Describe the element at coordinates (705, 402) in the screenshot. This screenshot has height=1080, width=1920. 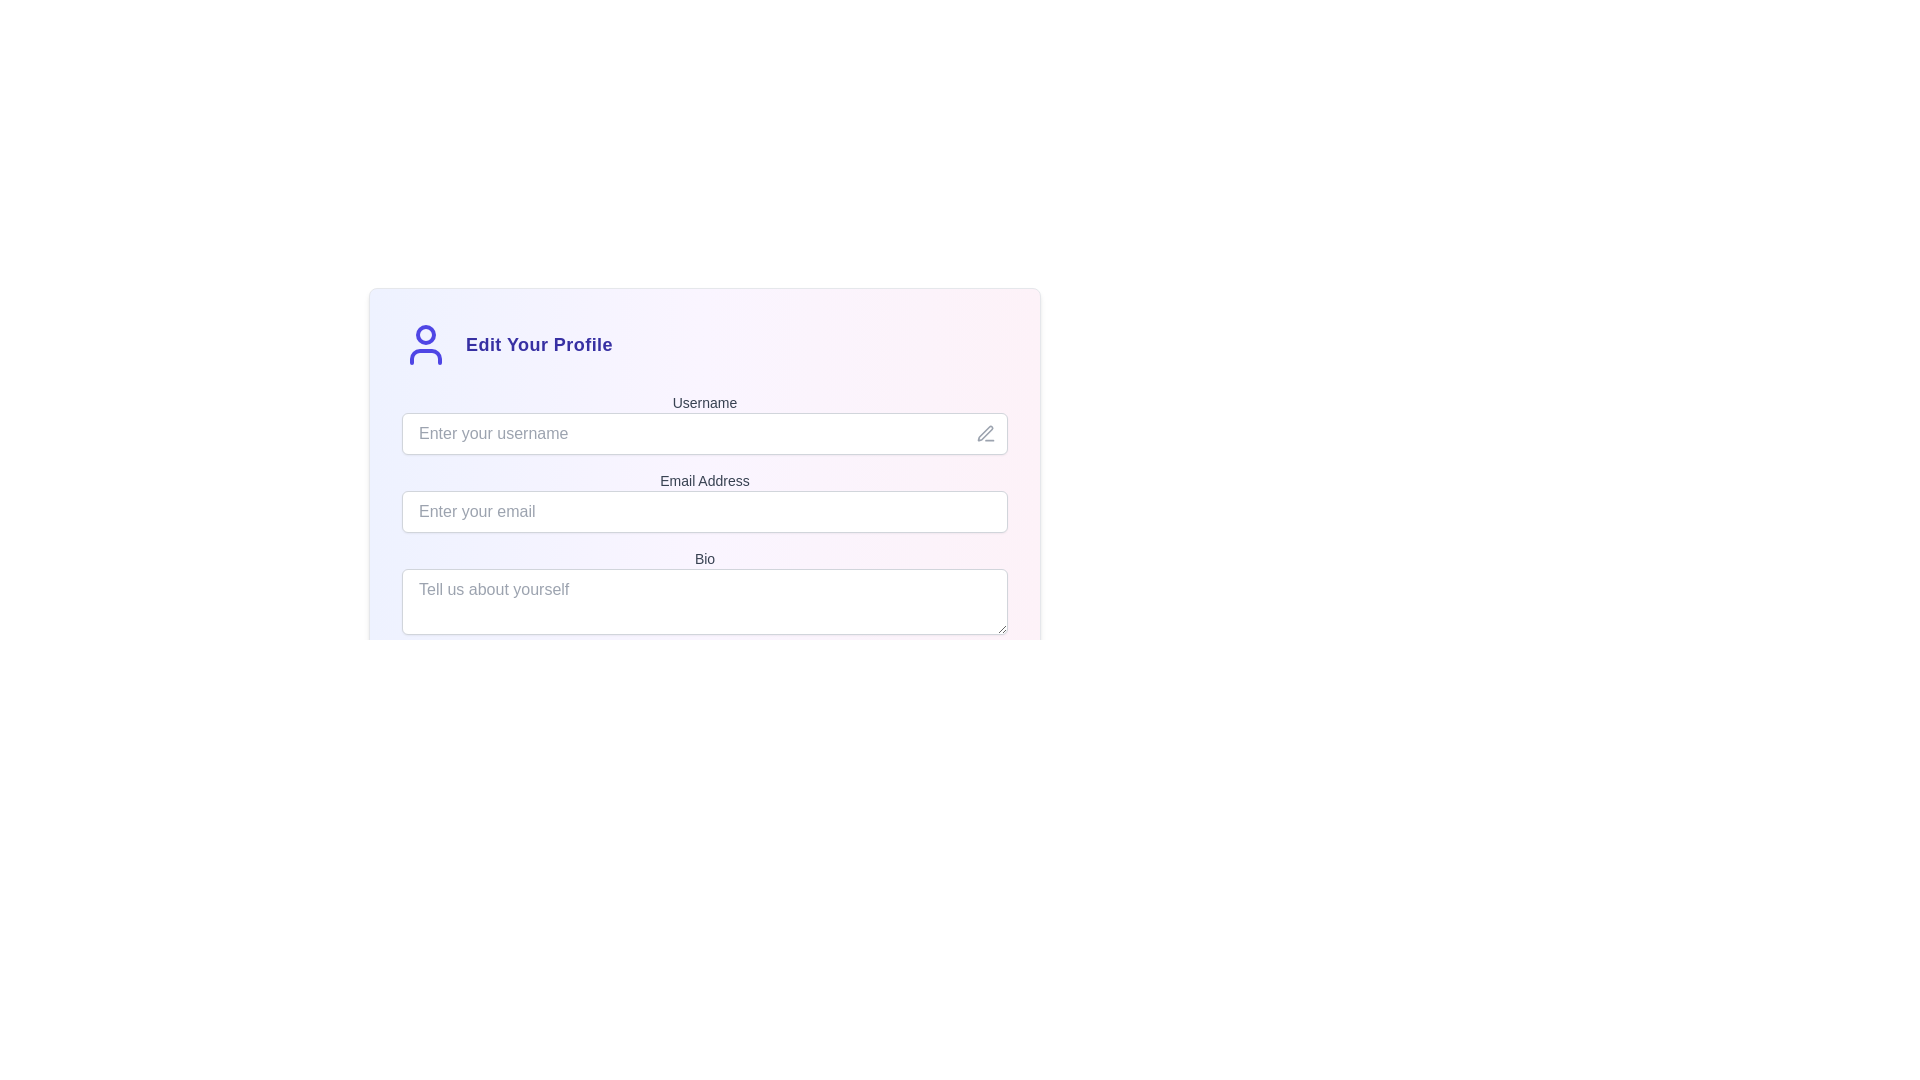
I see `the 'Username' text label, which is styled in gray and positioned above the username input field, located at the top center of the form` at that location.